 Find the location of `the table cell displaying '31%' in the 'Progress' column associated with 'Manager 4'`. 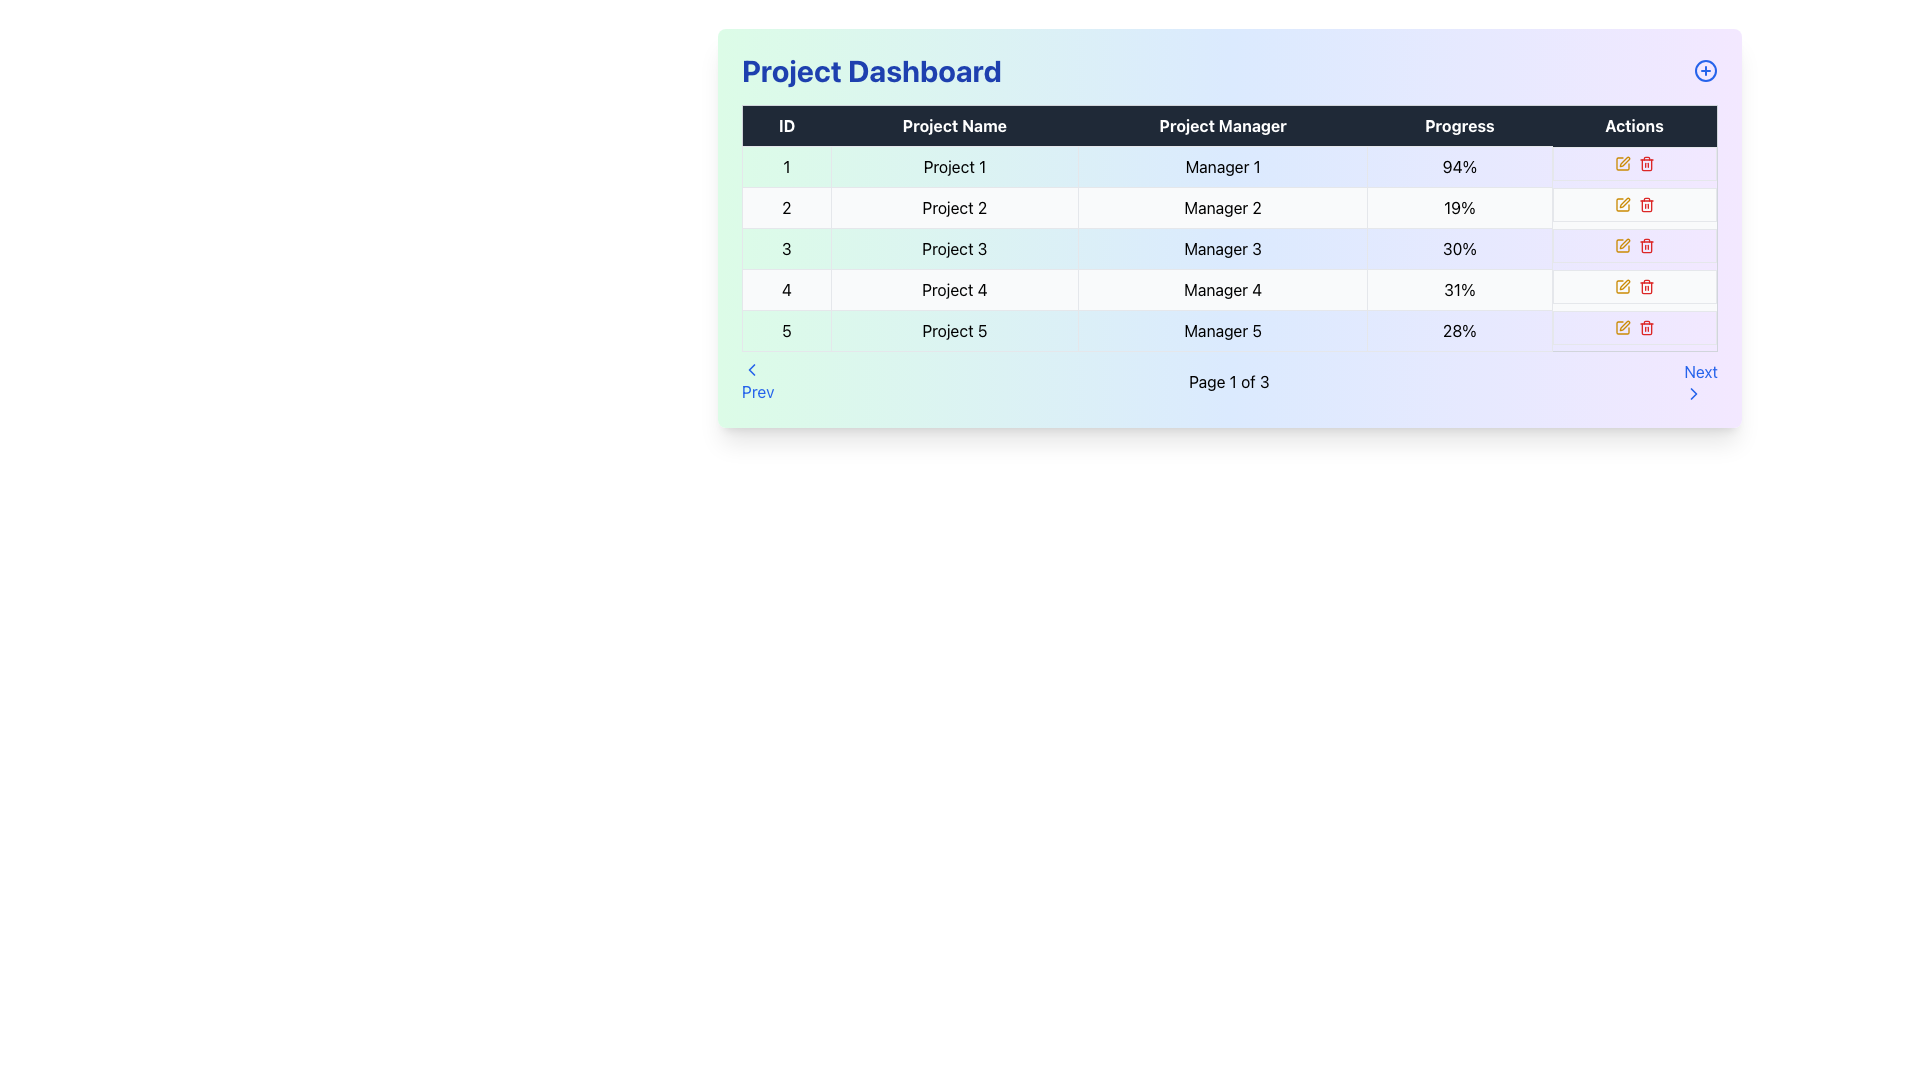

the table cell displaying '31%' in the 'Progress' column associated with 'Manager 4' is located at coordinates (1459, 289).